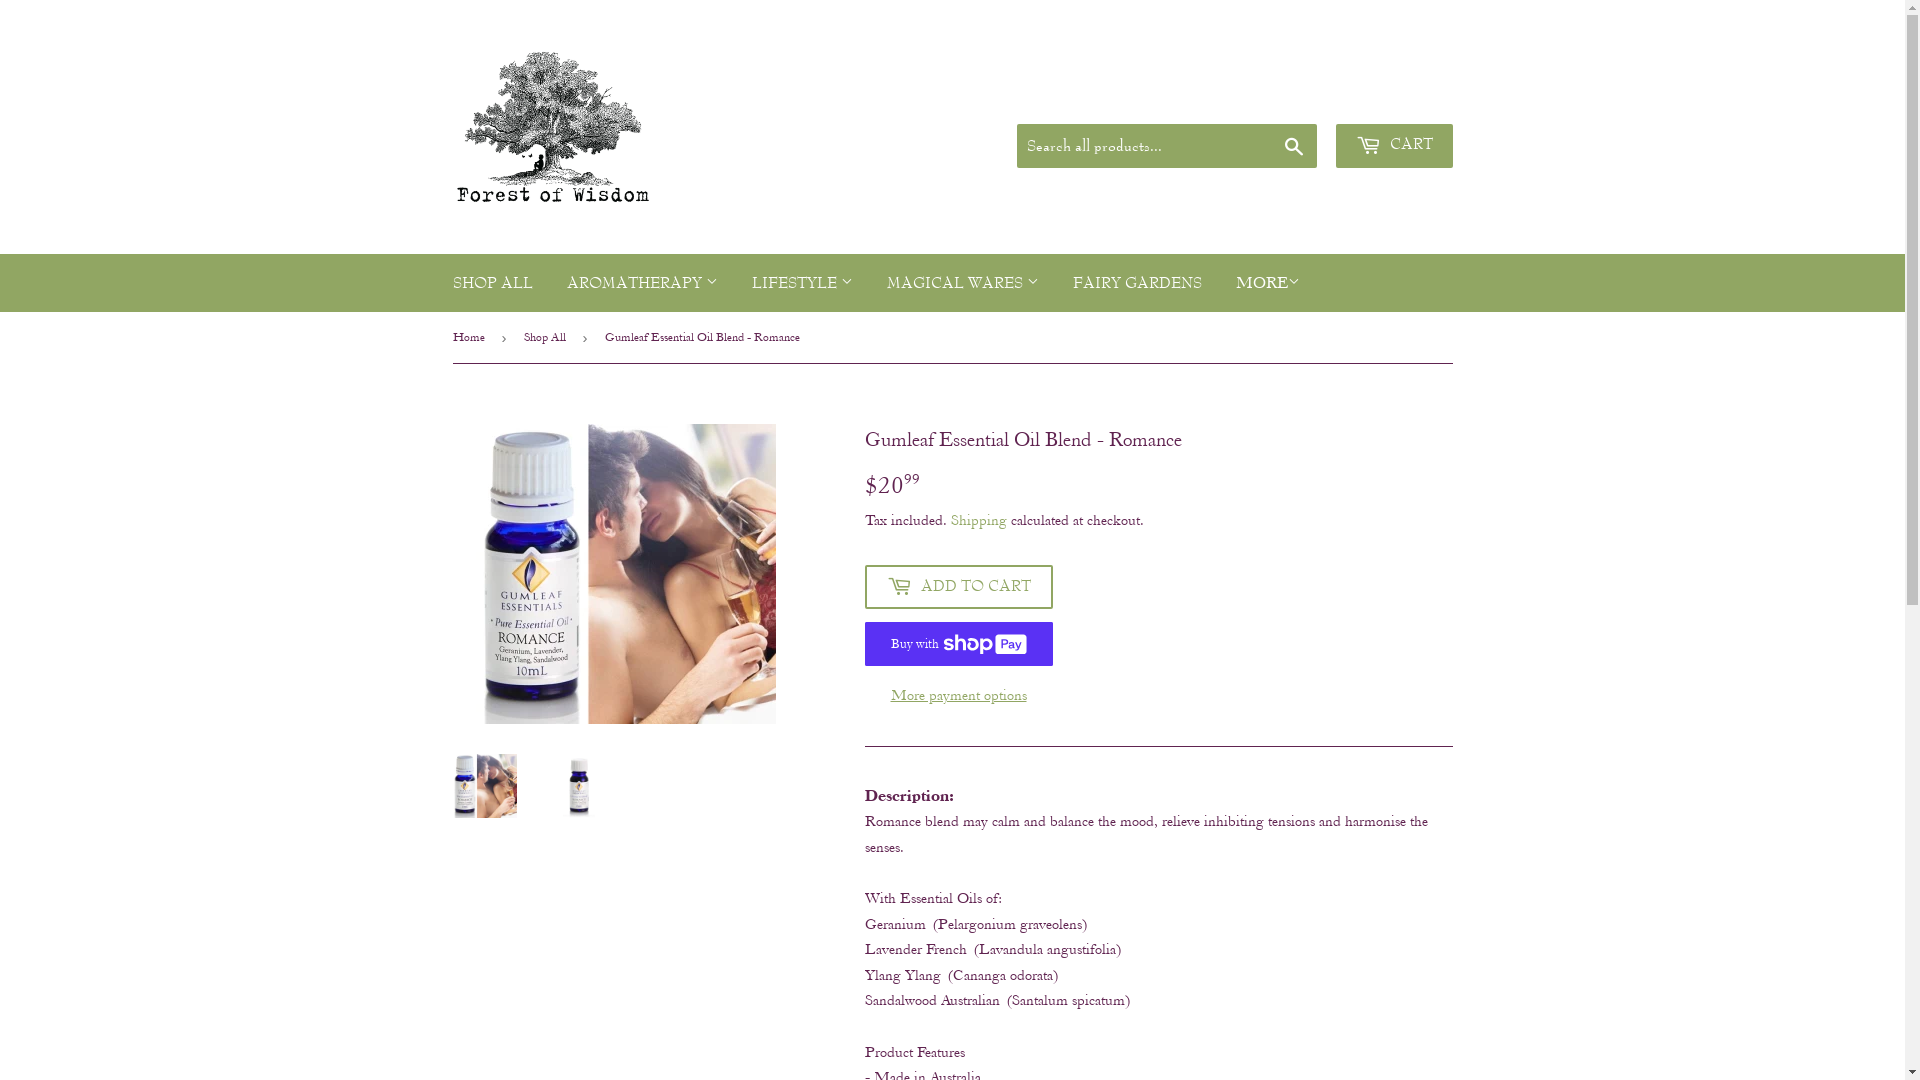 Image resolution: width=1920 pixels, height=1080 pixels. I want to click on 'ADD TO CART', so click(957, 585).